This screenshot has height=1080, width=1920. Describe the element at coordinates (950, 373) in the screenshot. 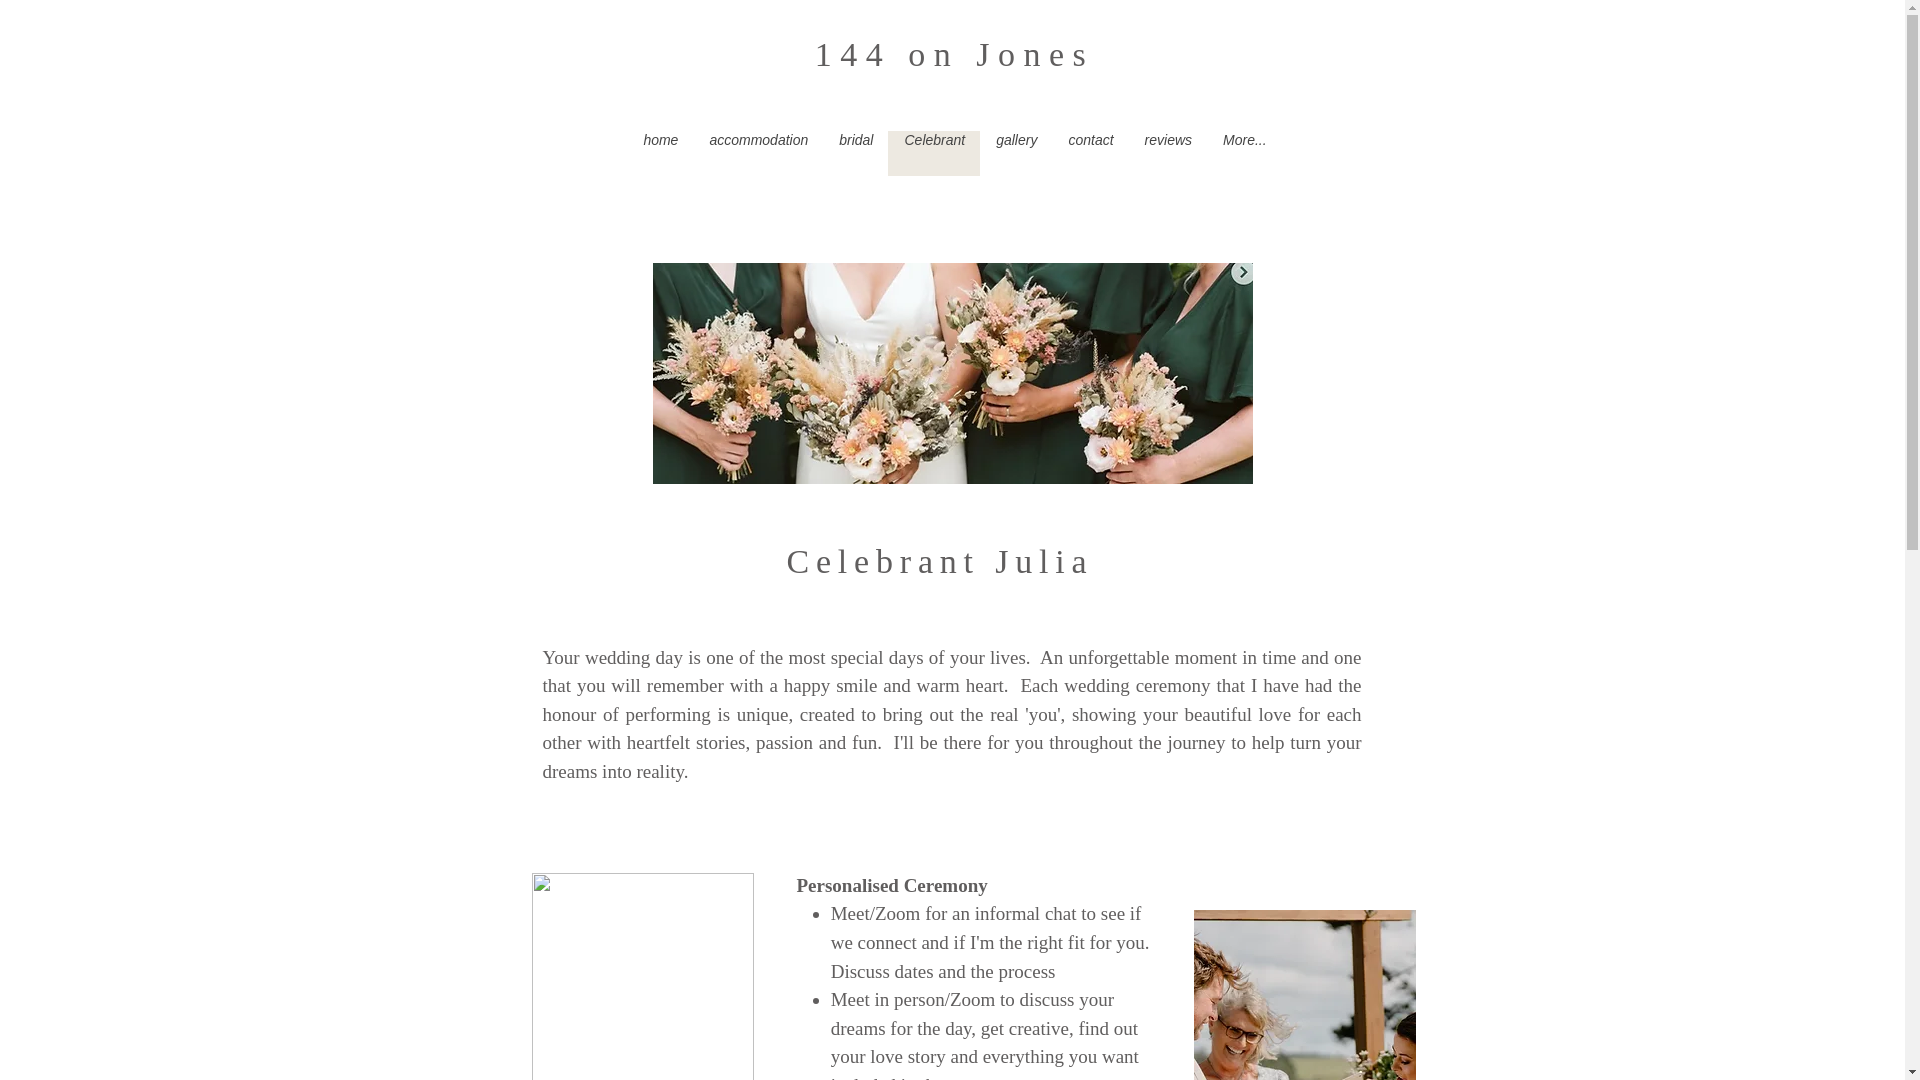

I see `'Screen Shot 2022-02-09 at 5.50.59 PM.jpe'` at that location.